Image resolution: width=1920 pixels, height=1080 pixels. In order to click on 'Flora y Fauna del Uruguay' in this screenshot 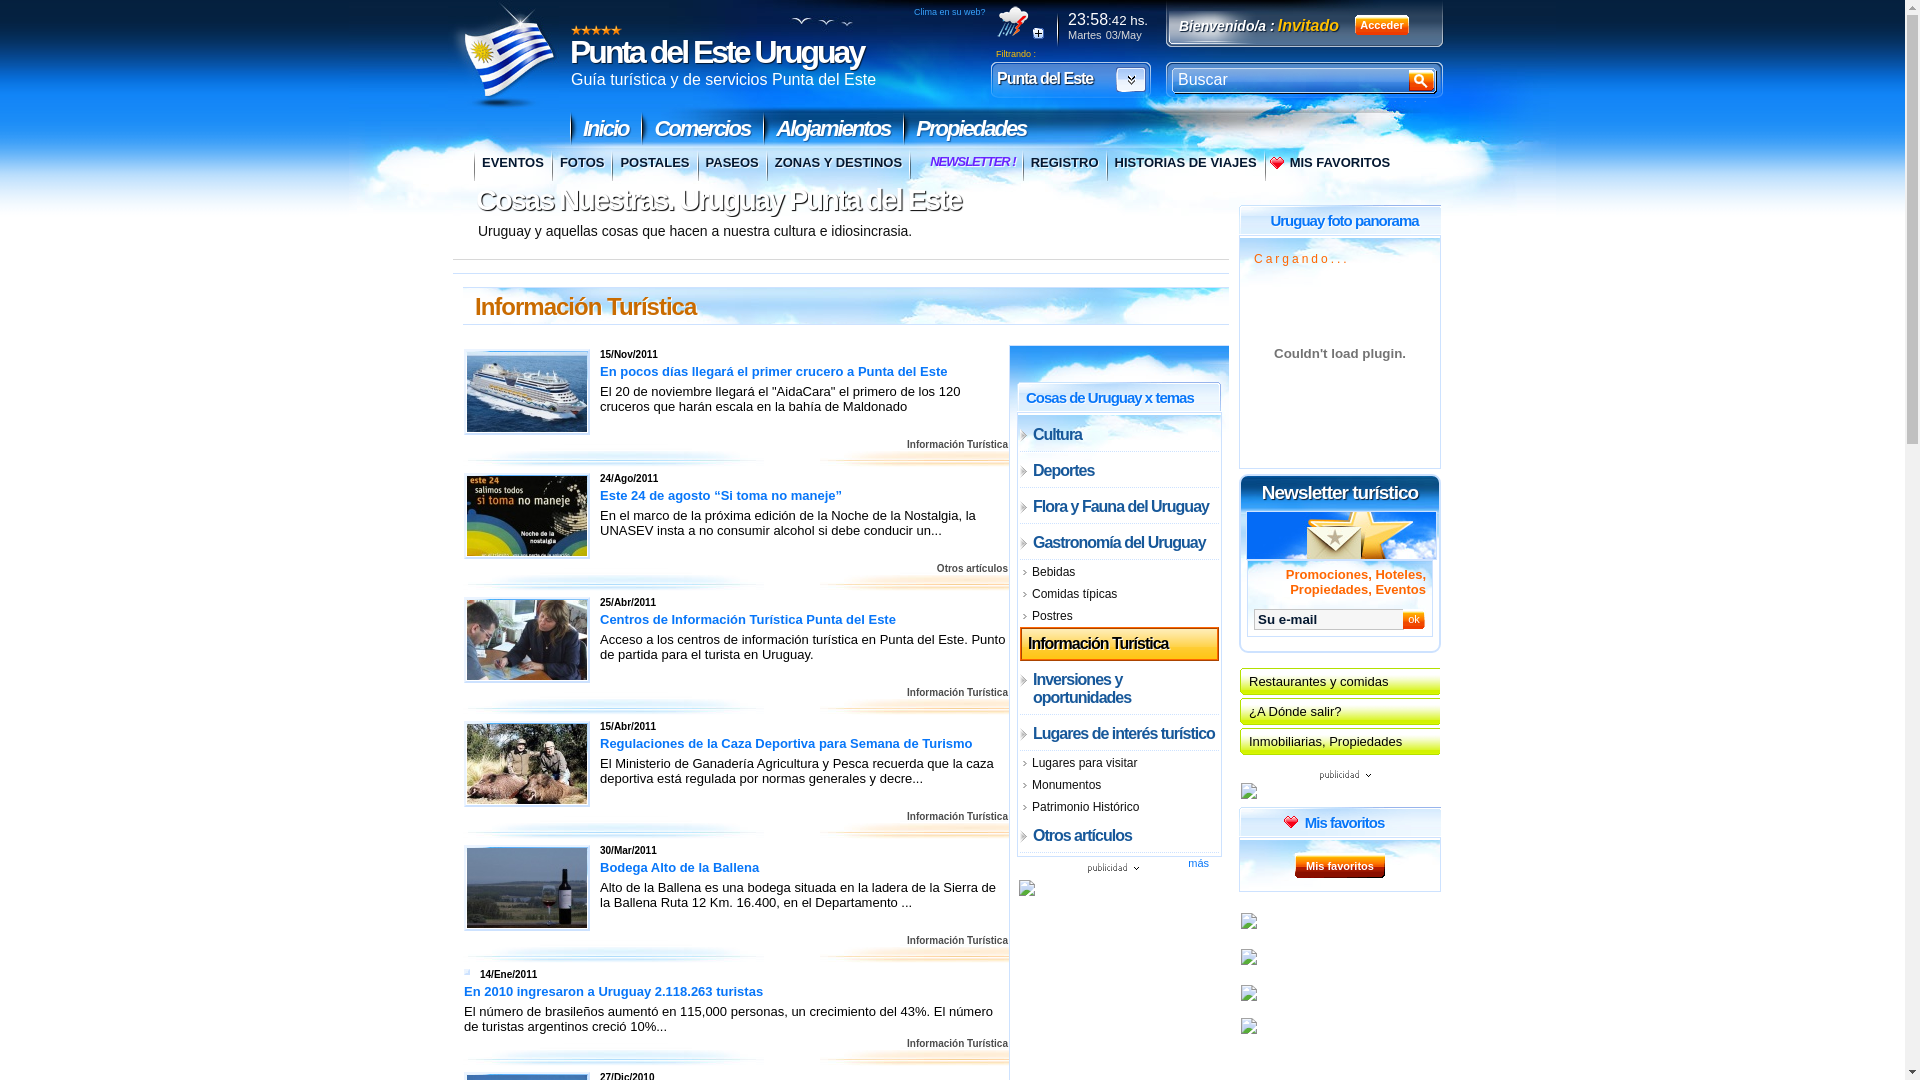, I will do `click(1118, 505)`.